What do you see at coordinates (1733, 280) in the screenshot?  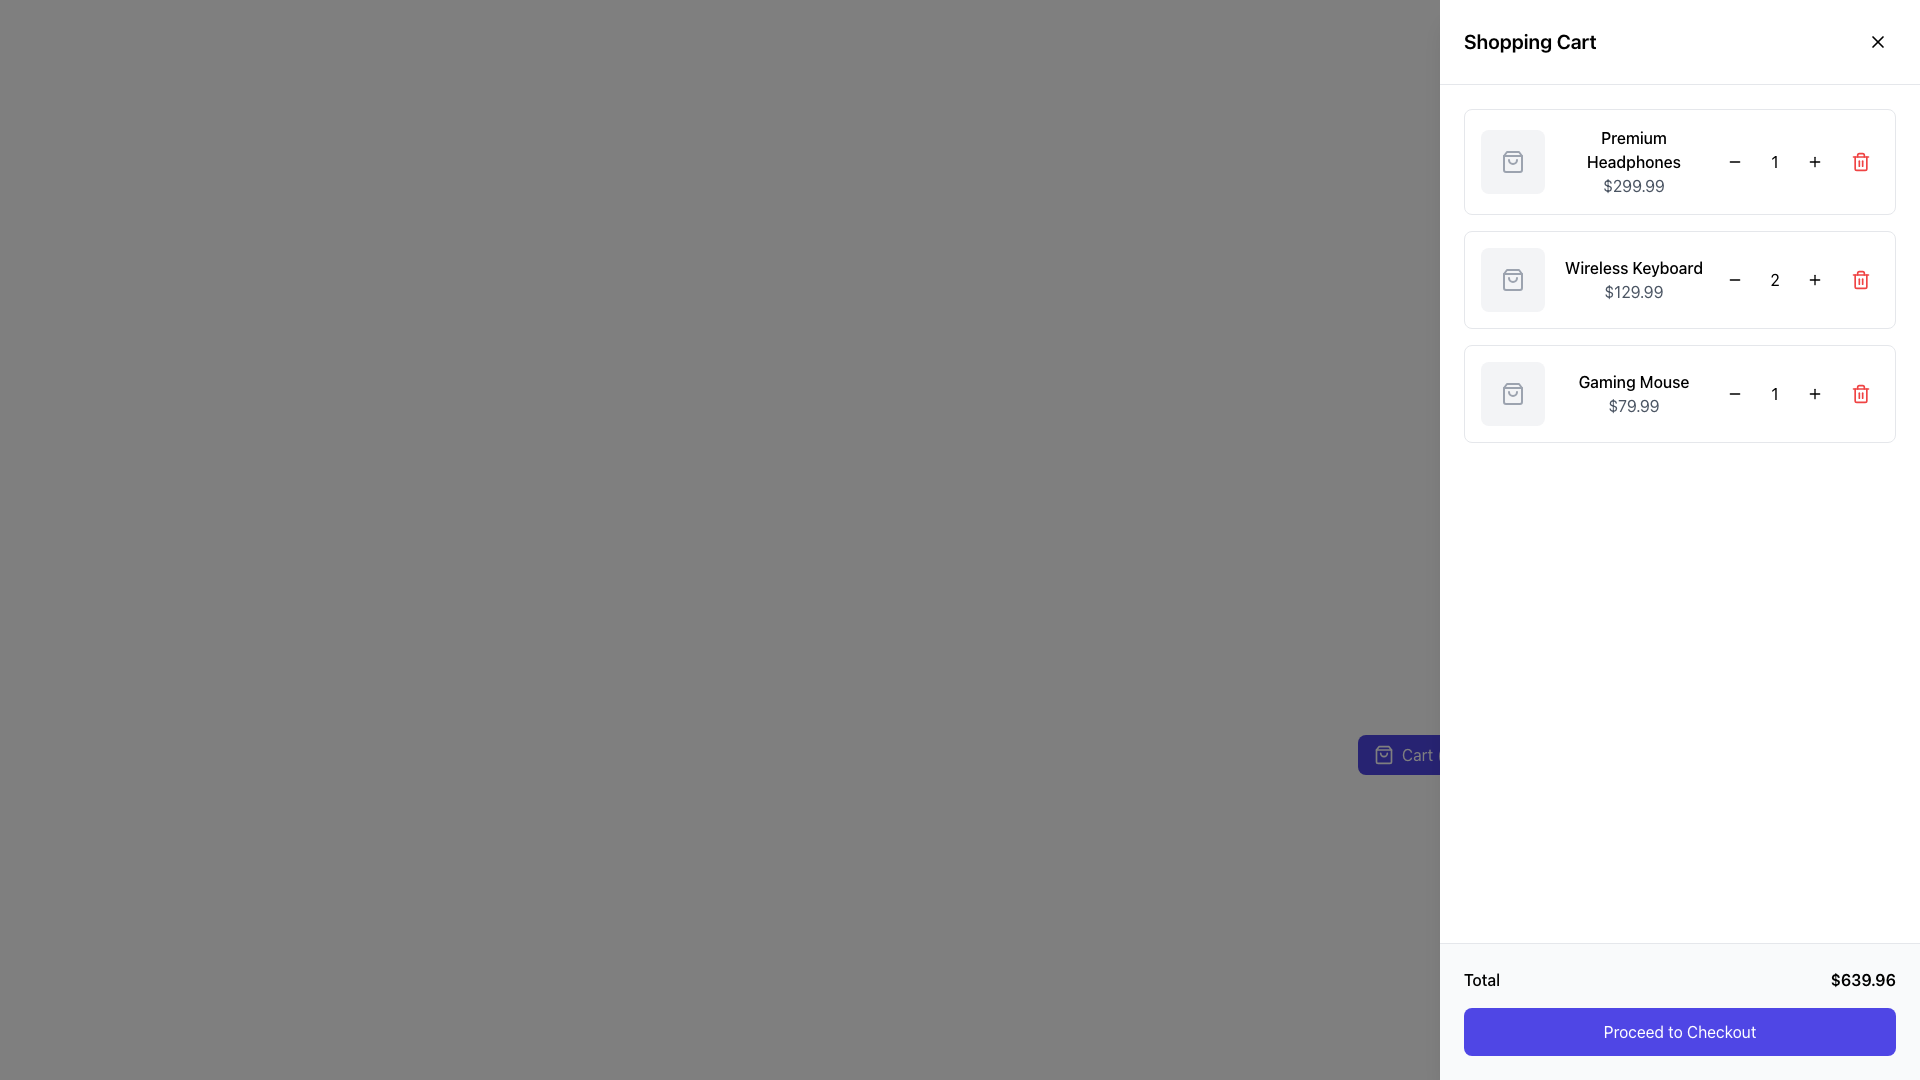 I see `the minus button in the quantity adjustment section of the Wireless Keyboard item in the shopping cart to reduce the quantity` at bounding box center [1733, 280].